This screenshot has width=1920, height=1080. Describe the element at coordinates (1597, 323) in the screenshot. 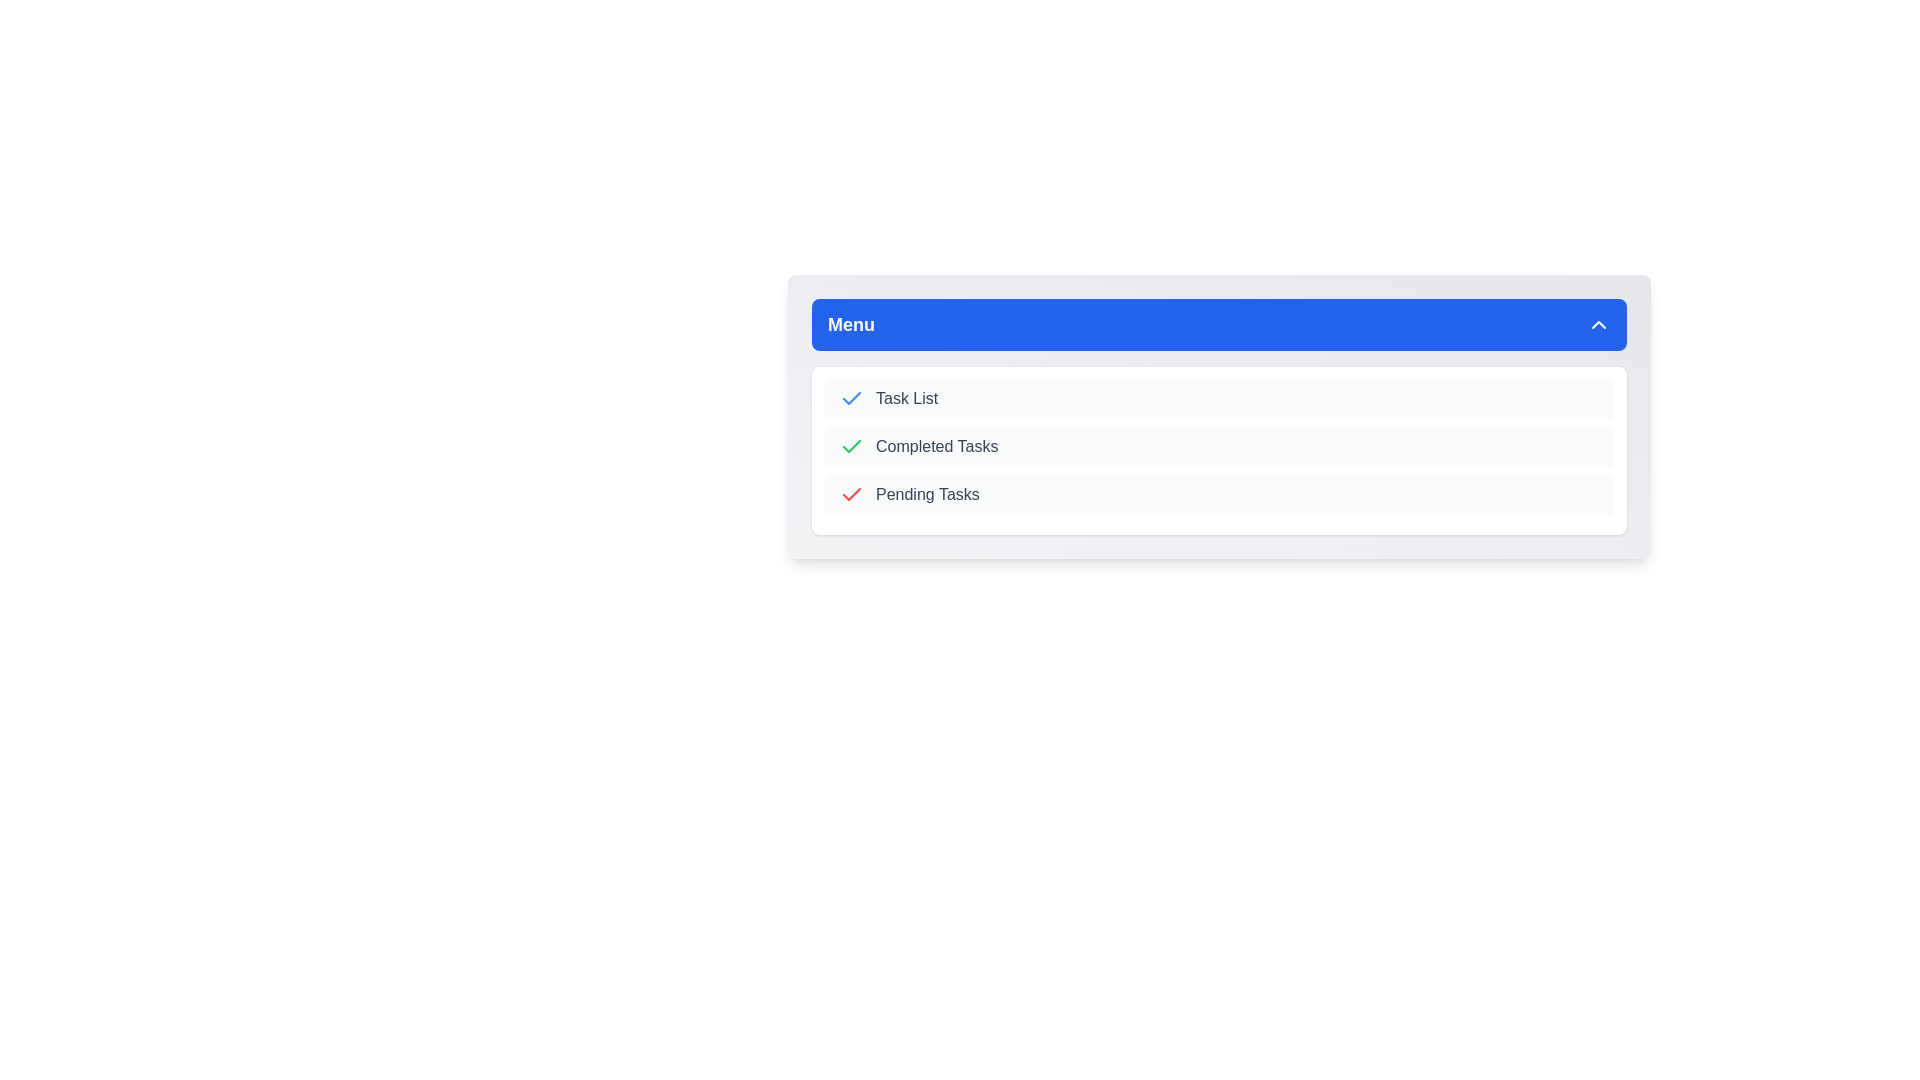

I see `the arrow icon in the upper-right corner of the header section` at that location.